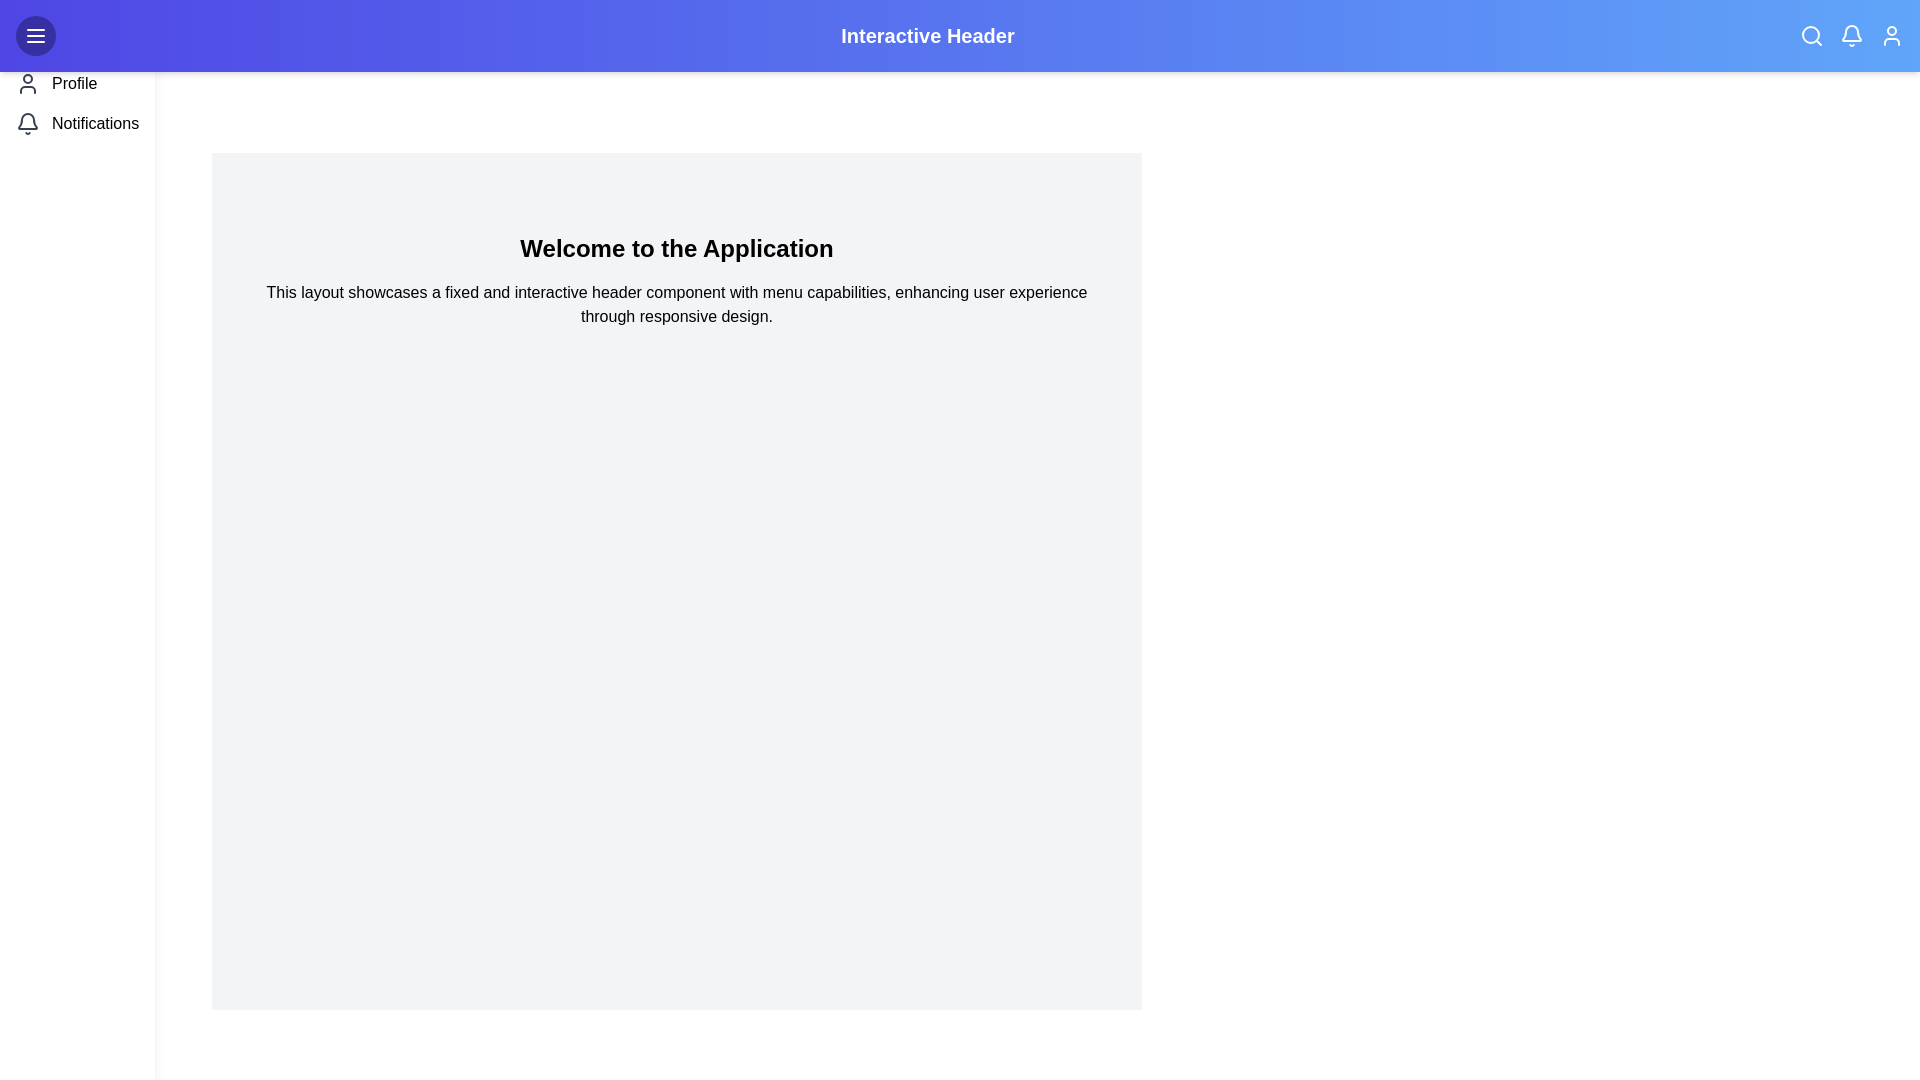  Describe the element at coordinates (926, 35) in the screenshot. I see `the 'Interactive Header' text element, which is displayed in a large, bold font at the top of the interface within a blue header bar` at that location.